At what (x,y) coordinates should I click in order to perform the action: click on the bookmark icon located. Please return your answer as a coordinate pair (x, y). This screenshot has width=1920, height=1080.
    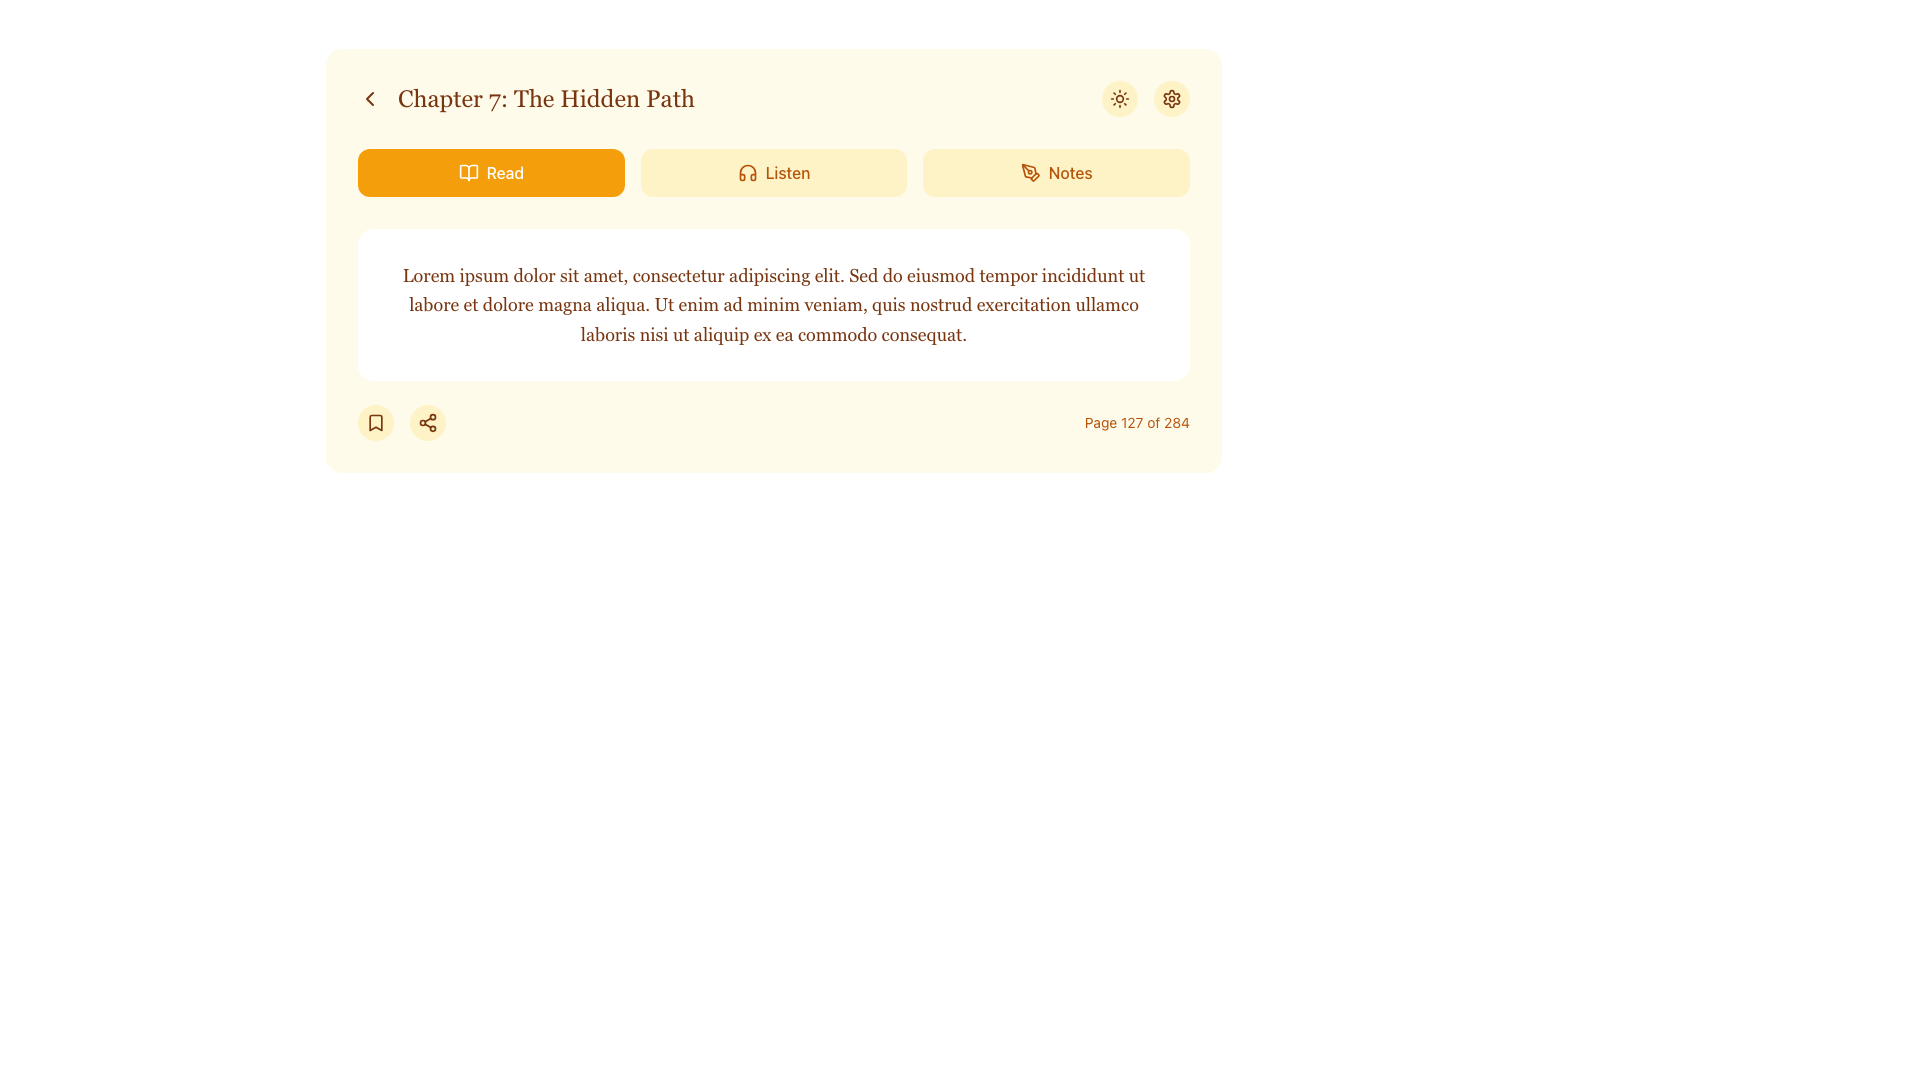
    Looking at the image, I should click on (375, 420).